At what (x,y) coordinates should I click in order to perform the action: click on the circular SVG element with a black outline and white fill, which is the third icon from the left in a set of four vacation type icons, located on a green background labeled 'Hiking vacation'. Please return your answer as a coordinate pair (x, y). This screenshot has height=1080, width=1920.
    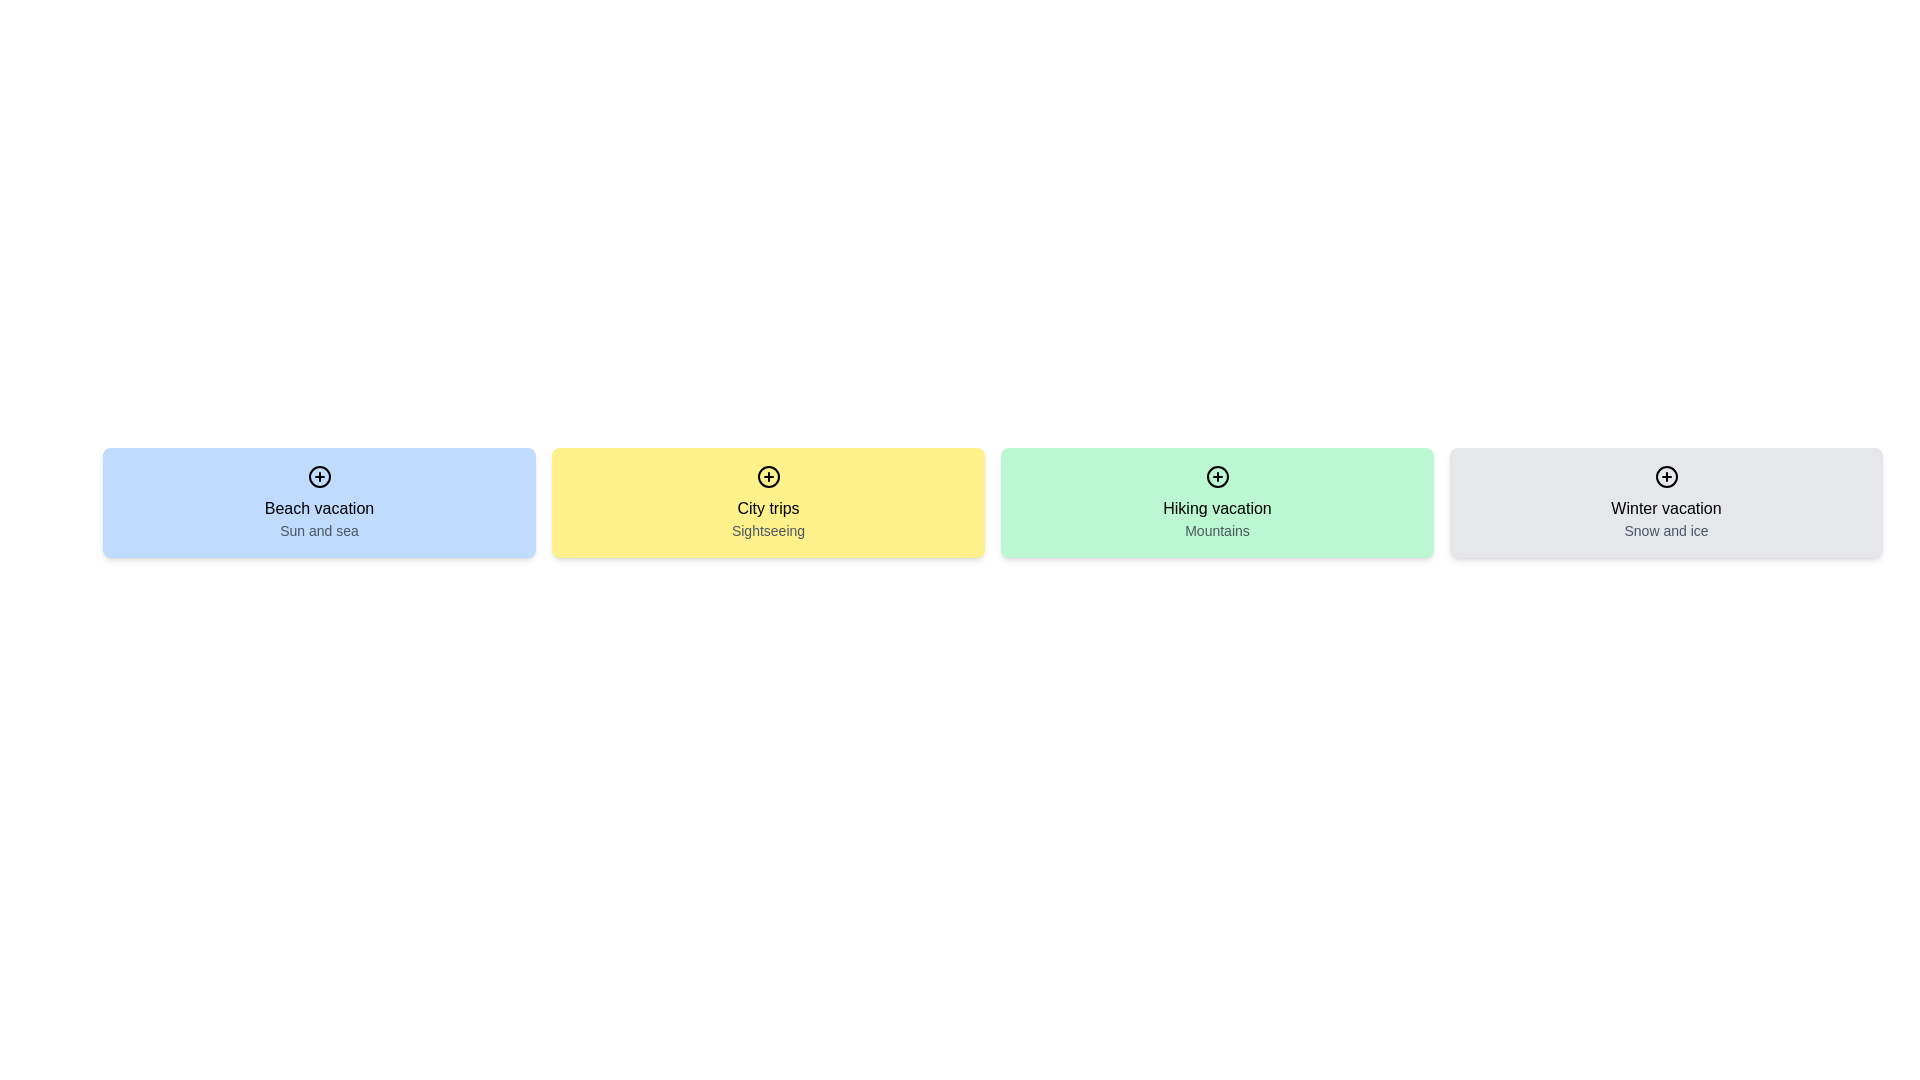
    Looking at the image, I should click on (1216, 477).